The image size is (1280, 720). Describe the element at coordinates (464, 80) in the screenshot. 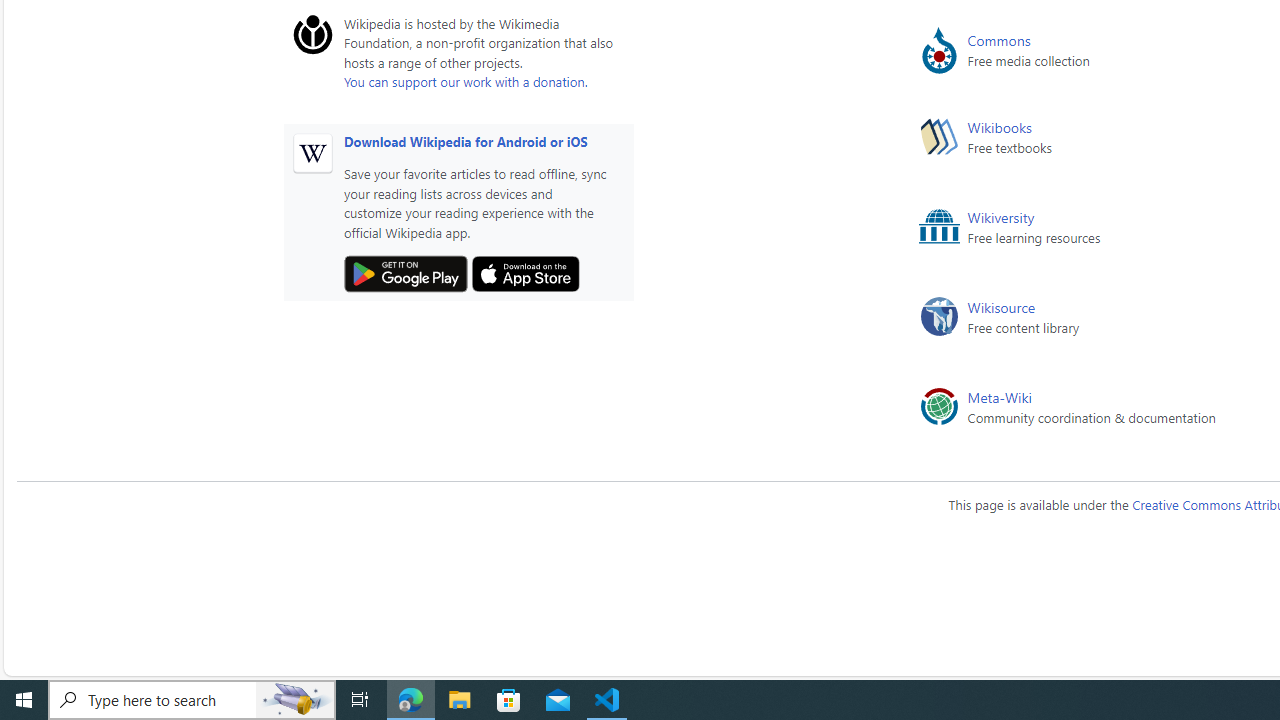

I see `'You can support our work with a donation.'` at that location.